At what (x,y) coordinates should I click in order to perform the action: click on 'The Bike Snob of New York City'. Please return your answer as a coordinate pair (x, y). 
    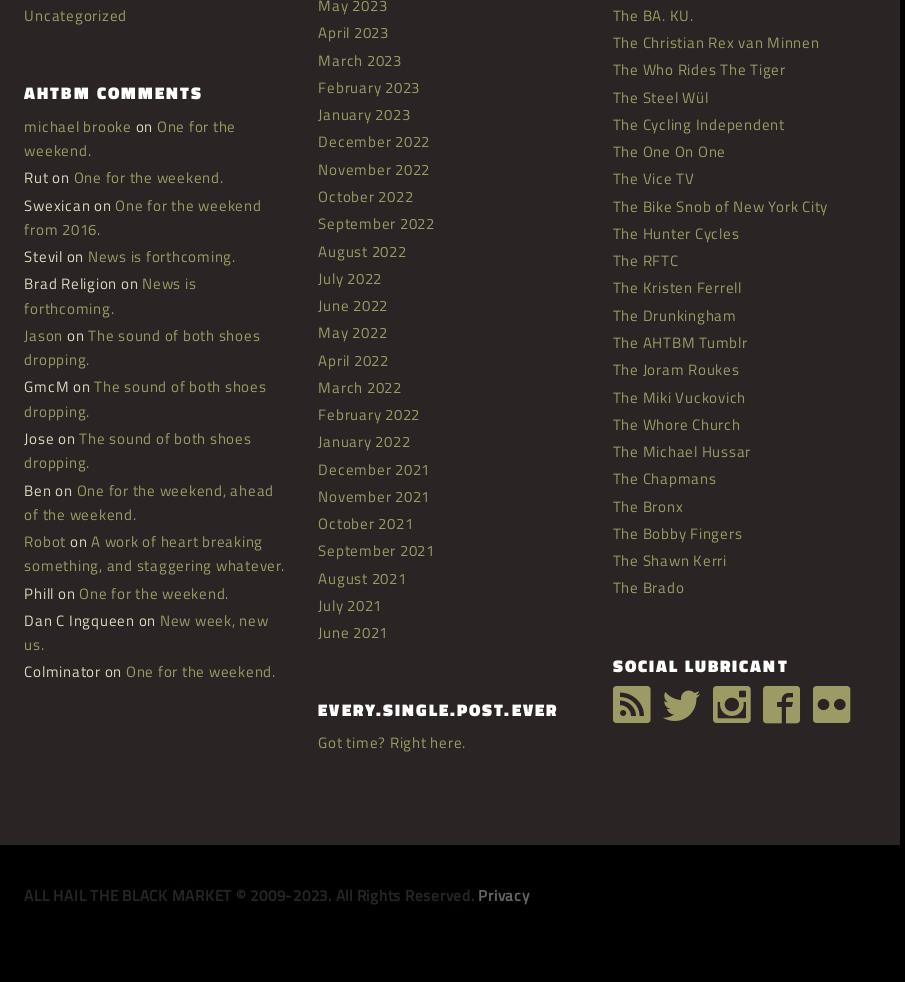
    Looking at the image, I should click on (610, 204).